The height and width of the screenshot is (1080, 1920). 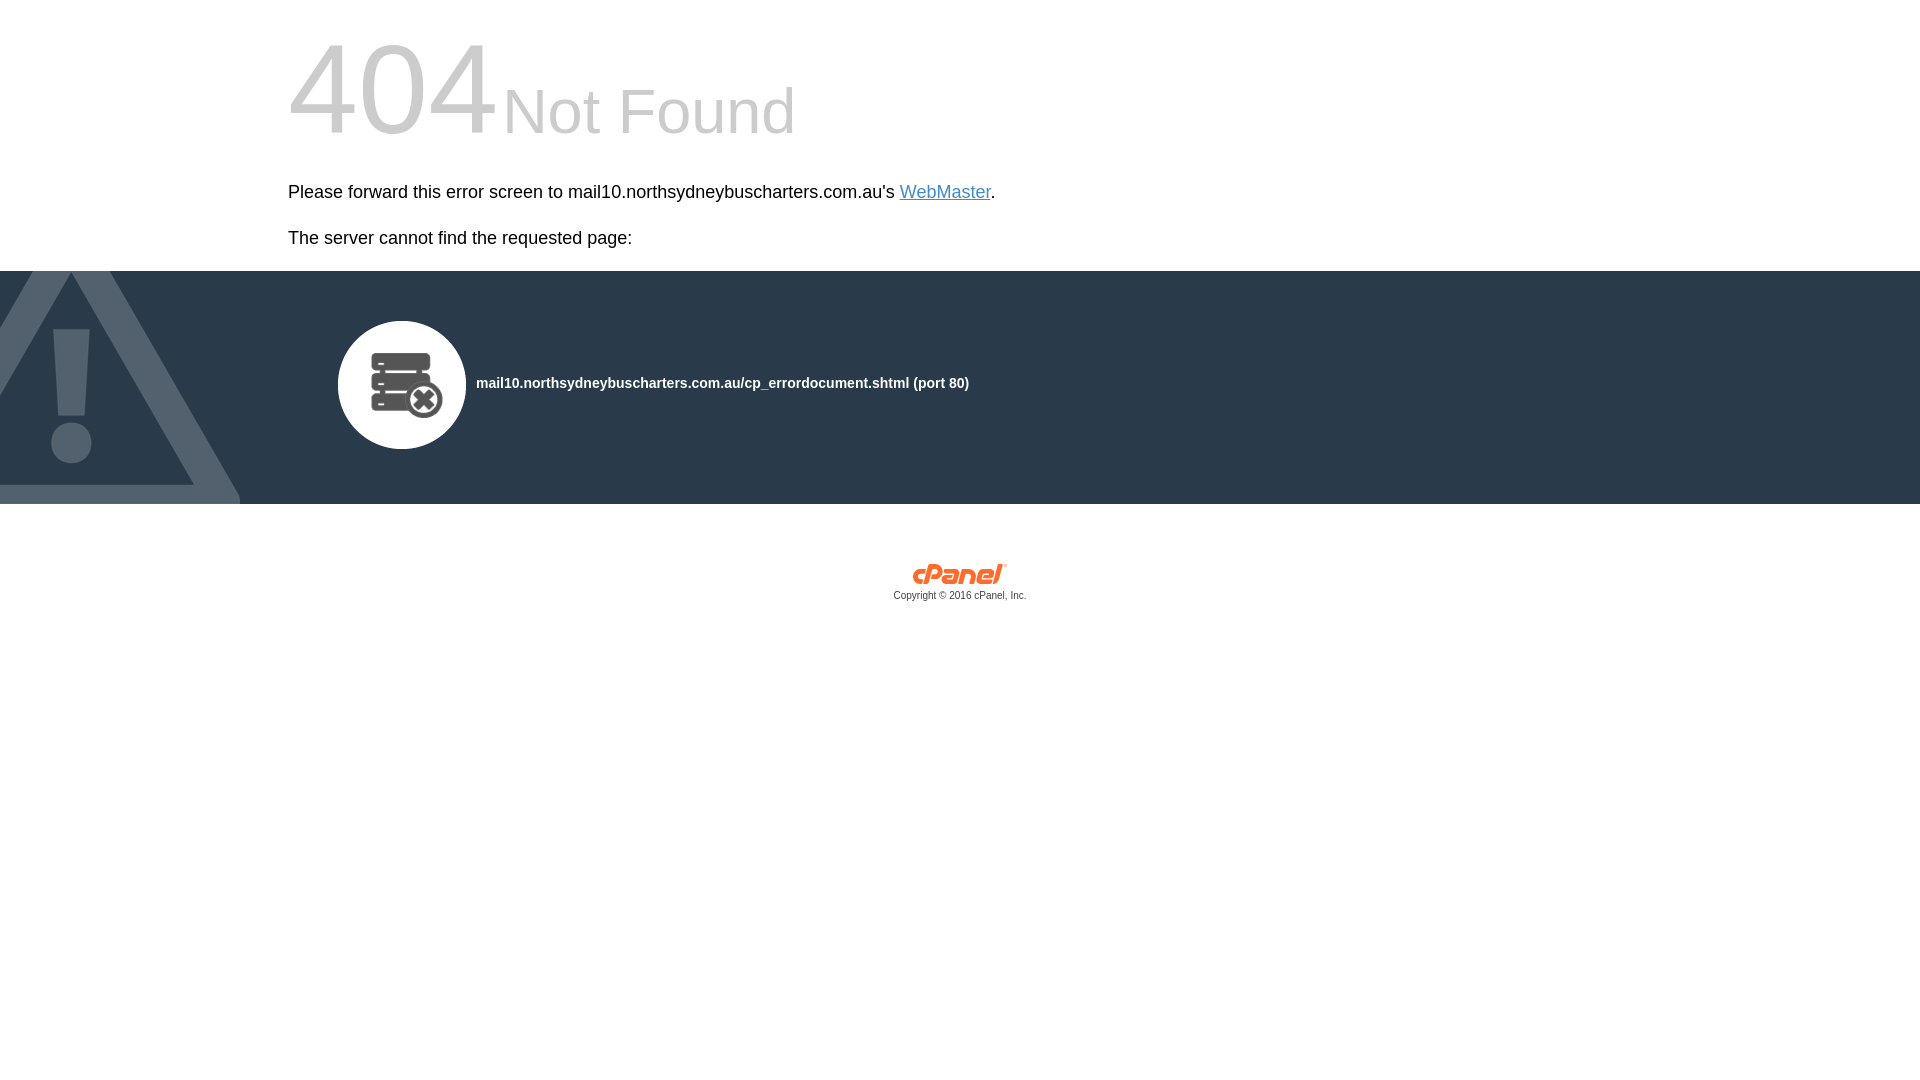 I want to click on 'WebMaster', so click(x=944, y=192).